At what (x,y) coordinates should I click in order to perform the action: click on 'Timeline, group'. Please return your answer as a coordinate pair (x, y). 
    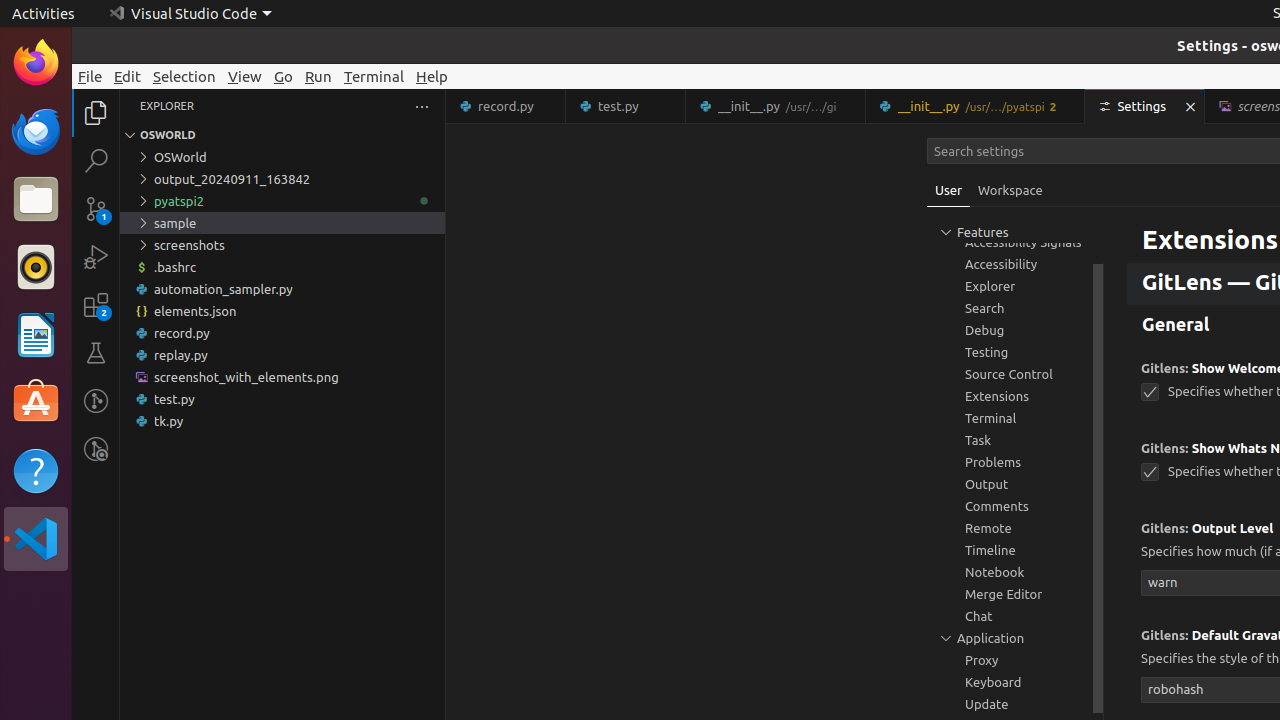
    Looking at the image, I should click on (1015, 550).